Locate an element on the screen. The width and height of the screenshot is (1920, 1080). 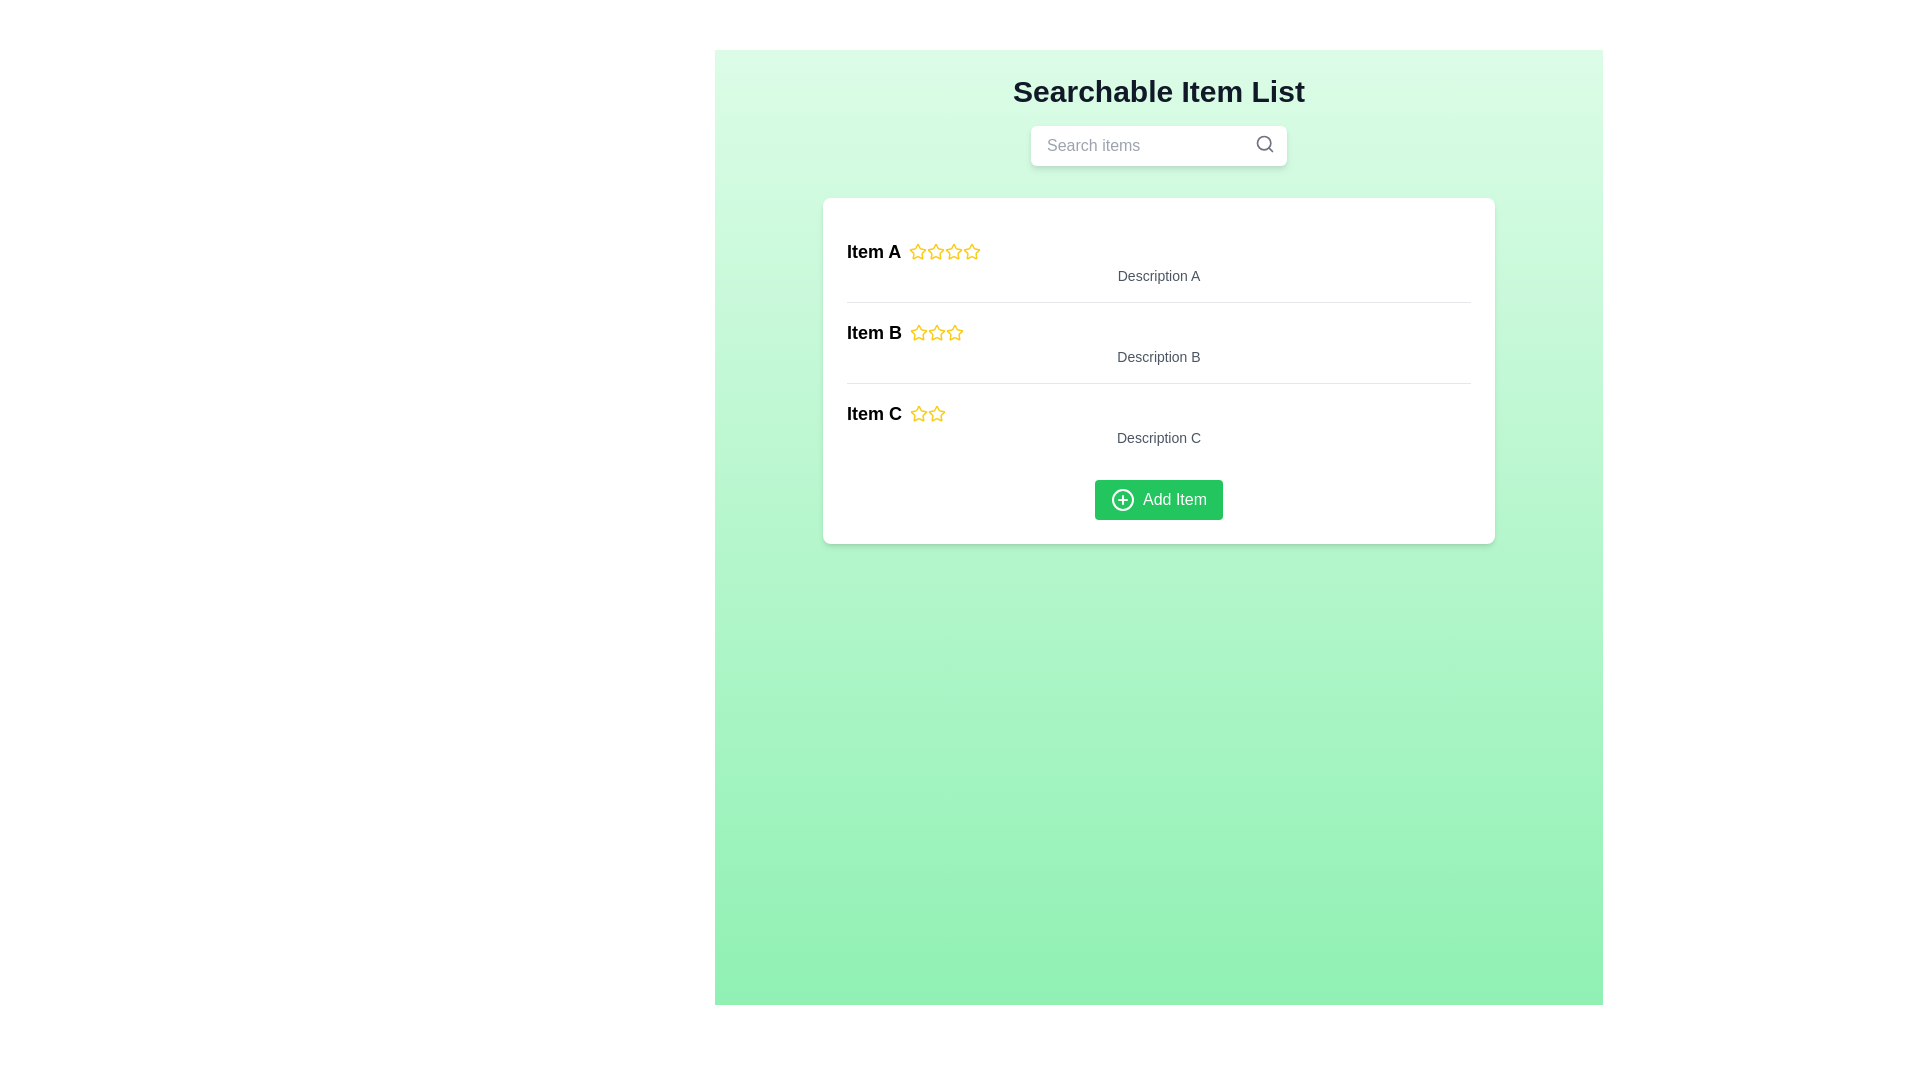
the first rating star icon for 'Item C', which is styled with a yellow outline and hollow center is located at coordinates (918, 412).